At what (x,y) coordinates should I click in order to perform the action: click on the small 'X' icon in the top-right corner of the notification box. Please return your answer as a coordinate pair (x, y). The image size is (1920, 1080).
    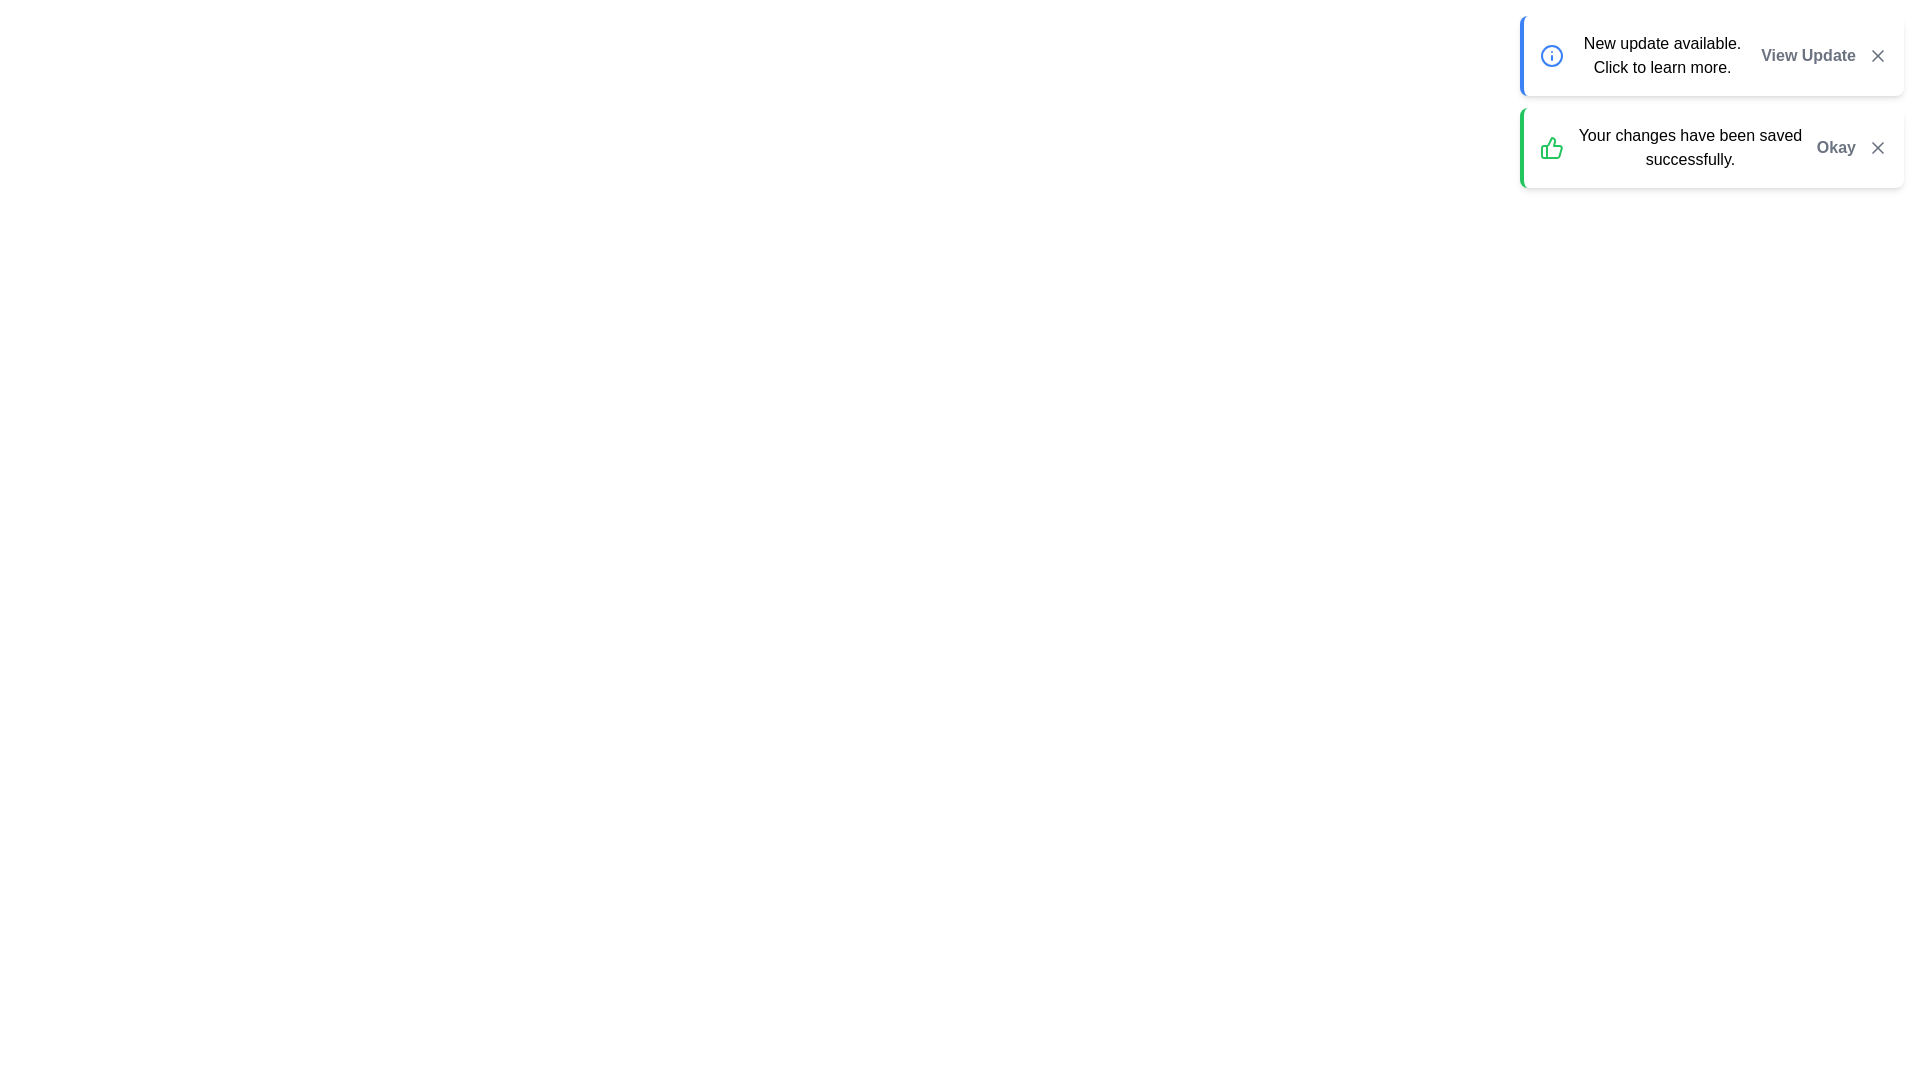
    Looking at the image, I should click on (1876, 146).